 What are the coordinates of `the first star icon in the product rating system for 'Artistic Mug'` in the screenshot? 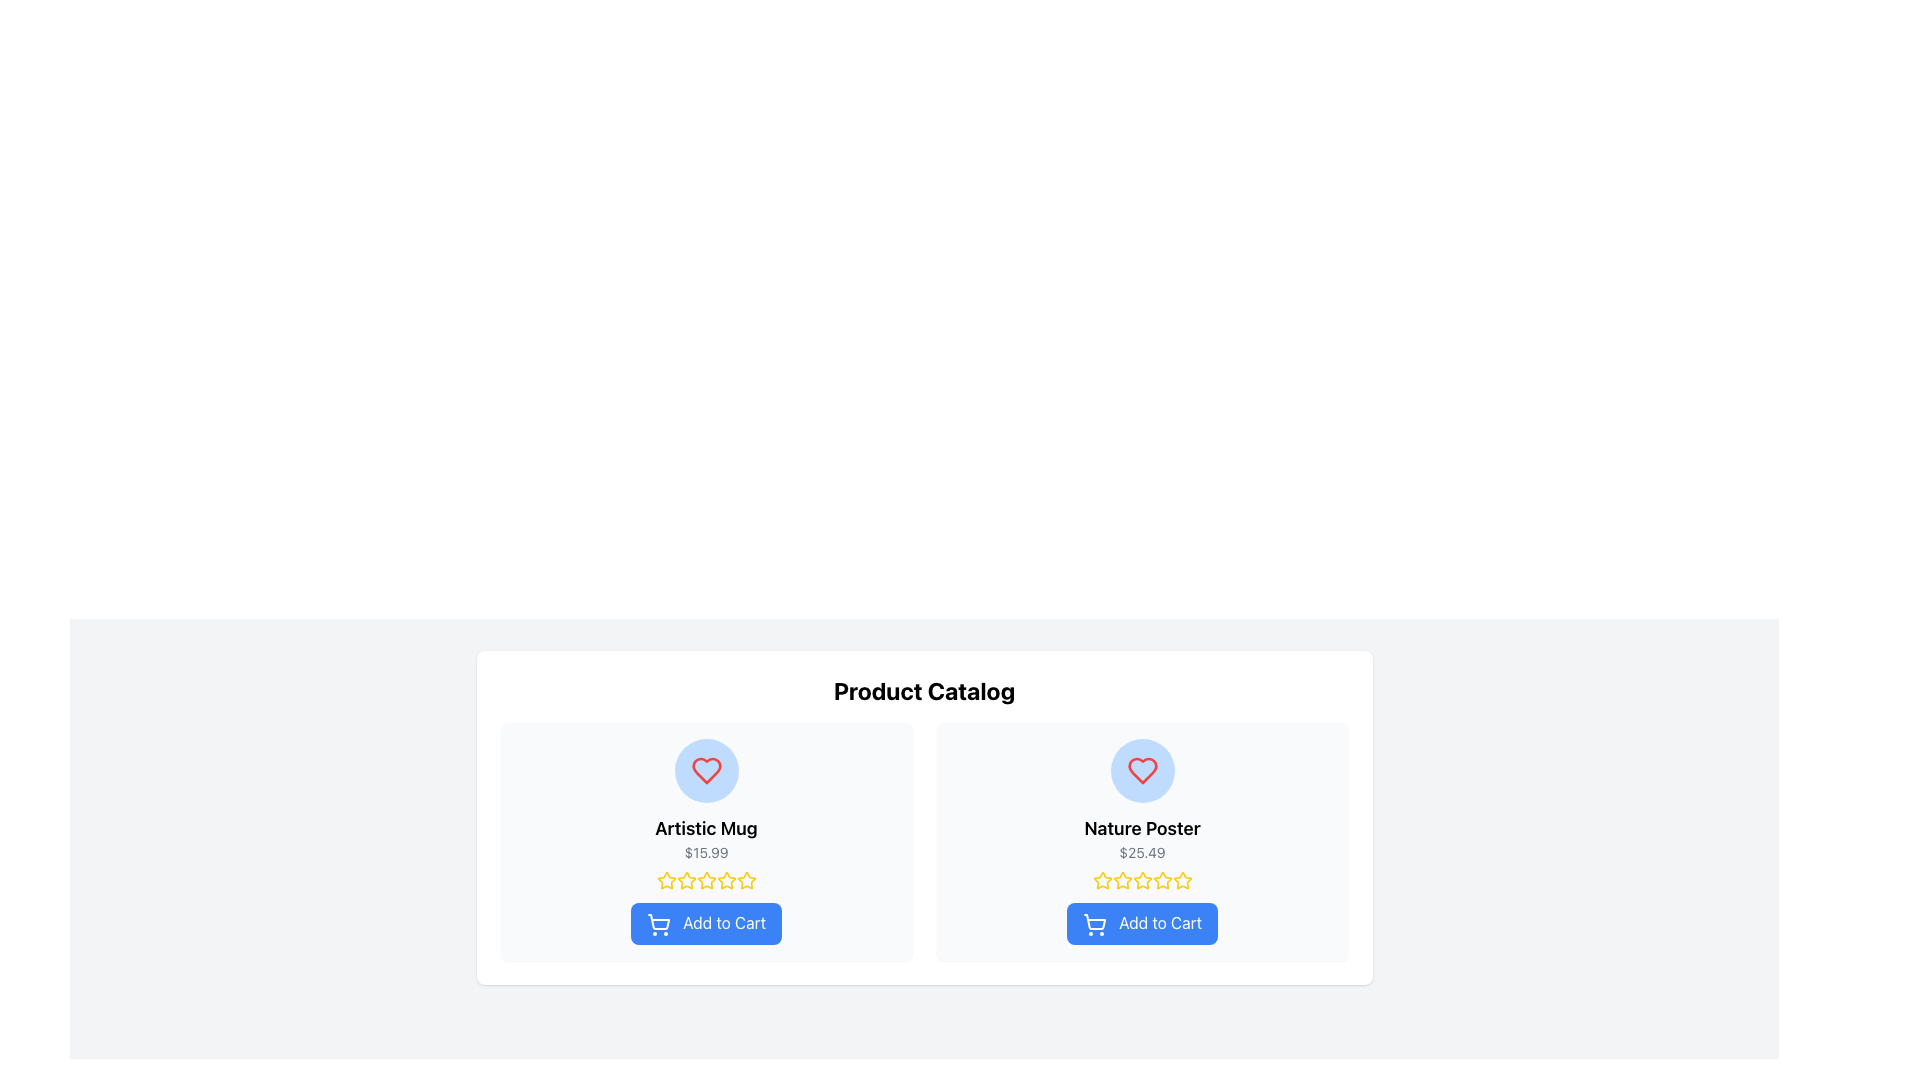 It's located at (666, 879).